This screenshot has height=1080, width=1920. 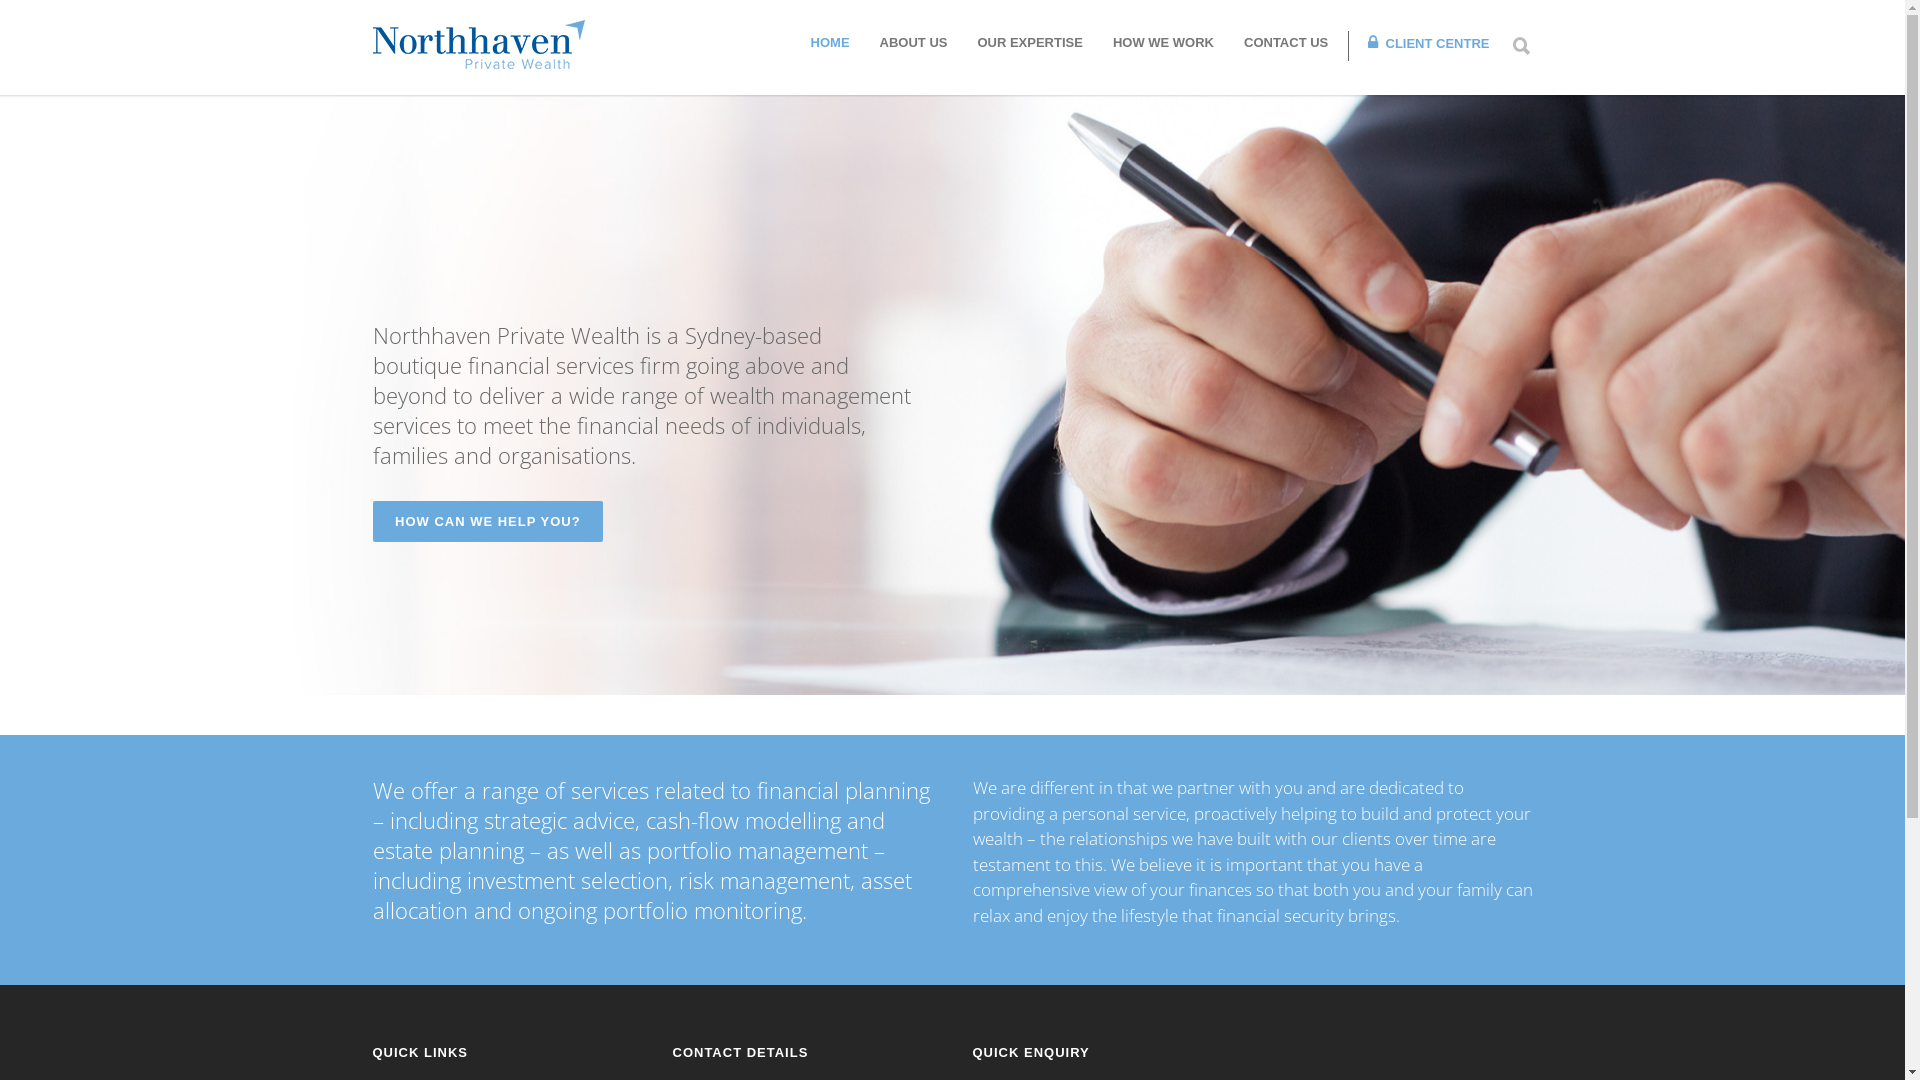 I want to click on 'HOW WE WORK', so click(x=1097, y=42).